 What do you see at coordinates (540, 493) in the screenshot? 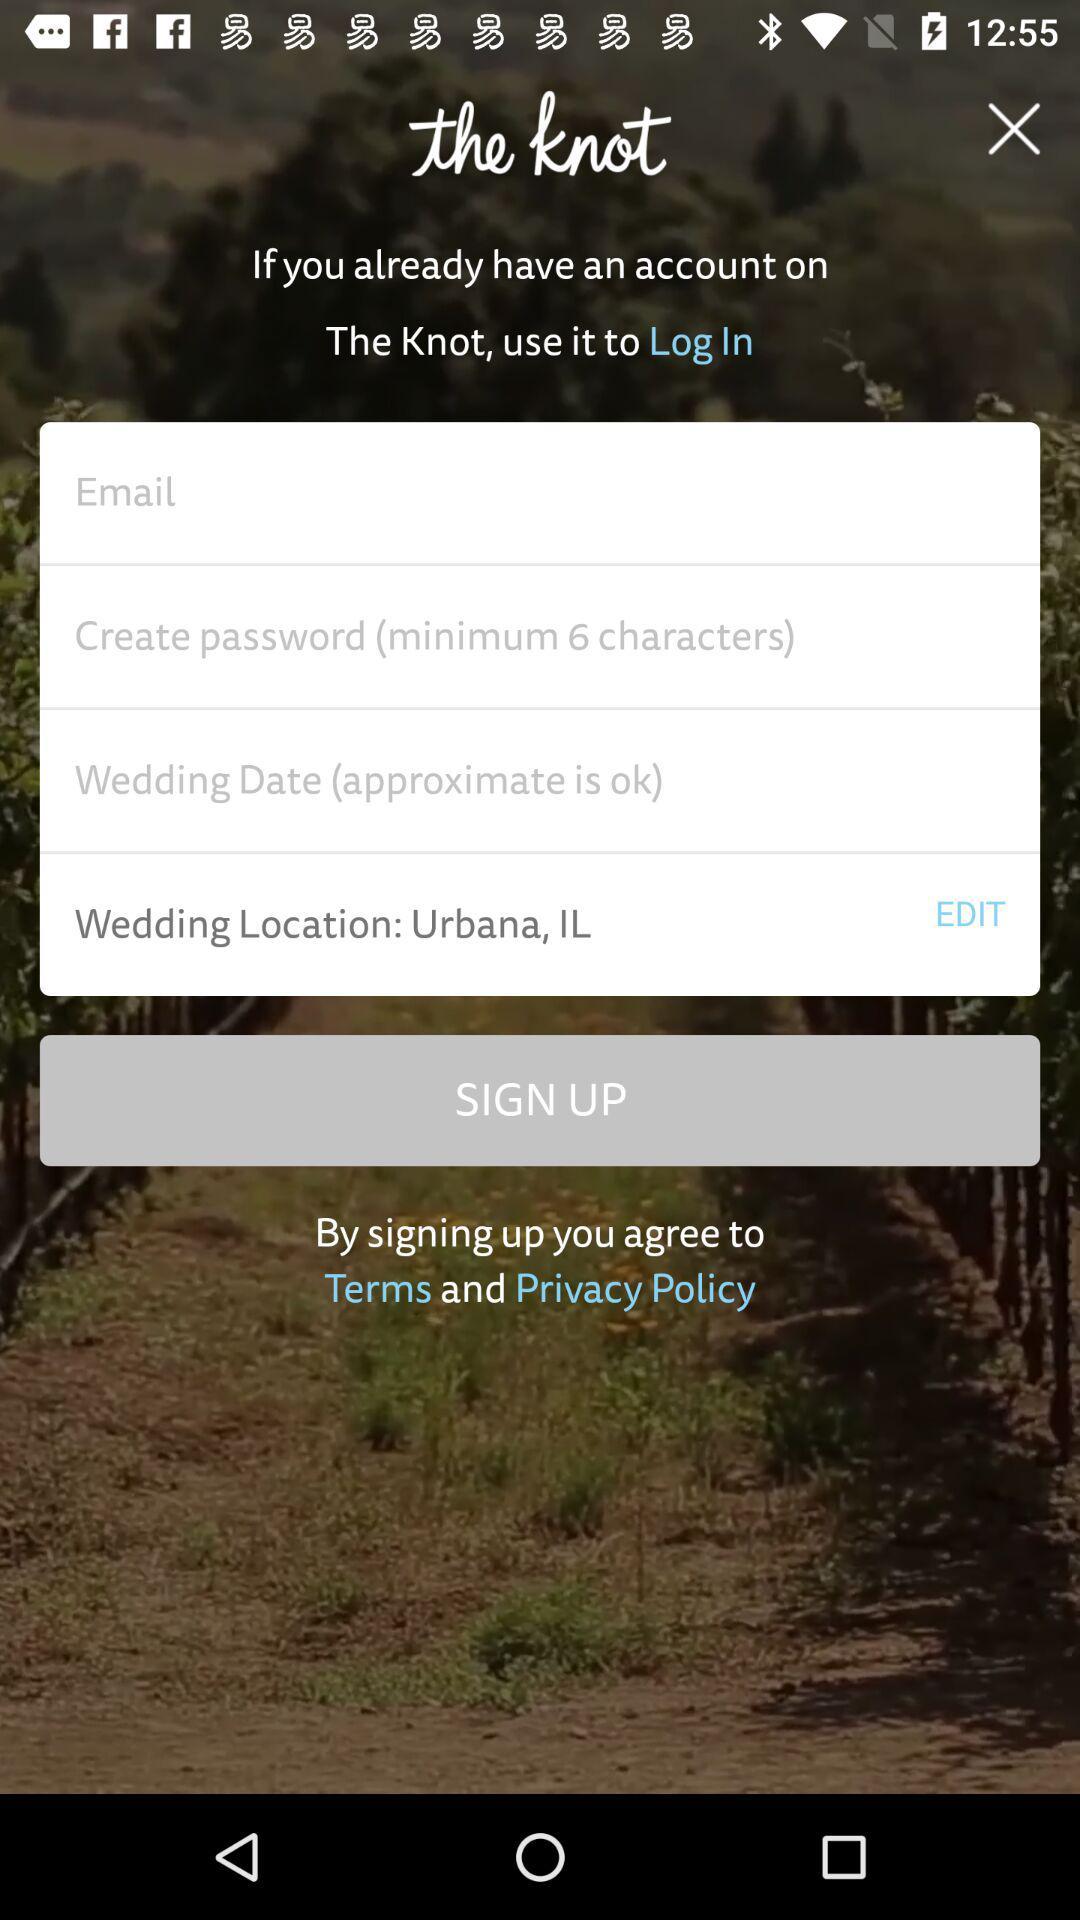
I see `enter email` at bounding box center [540, 493].